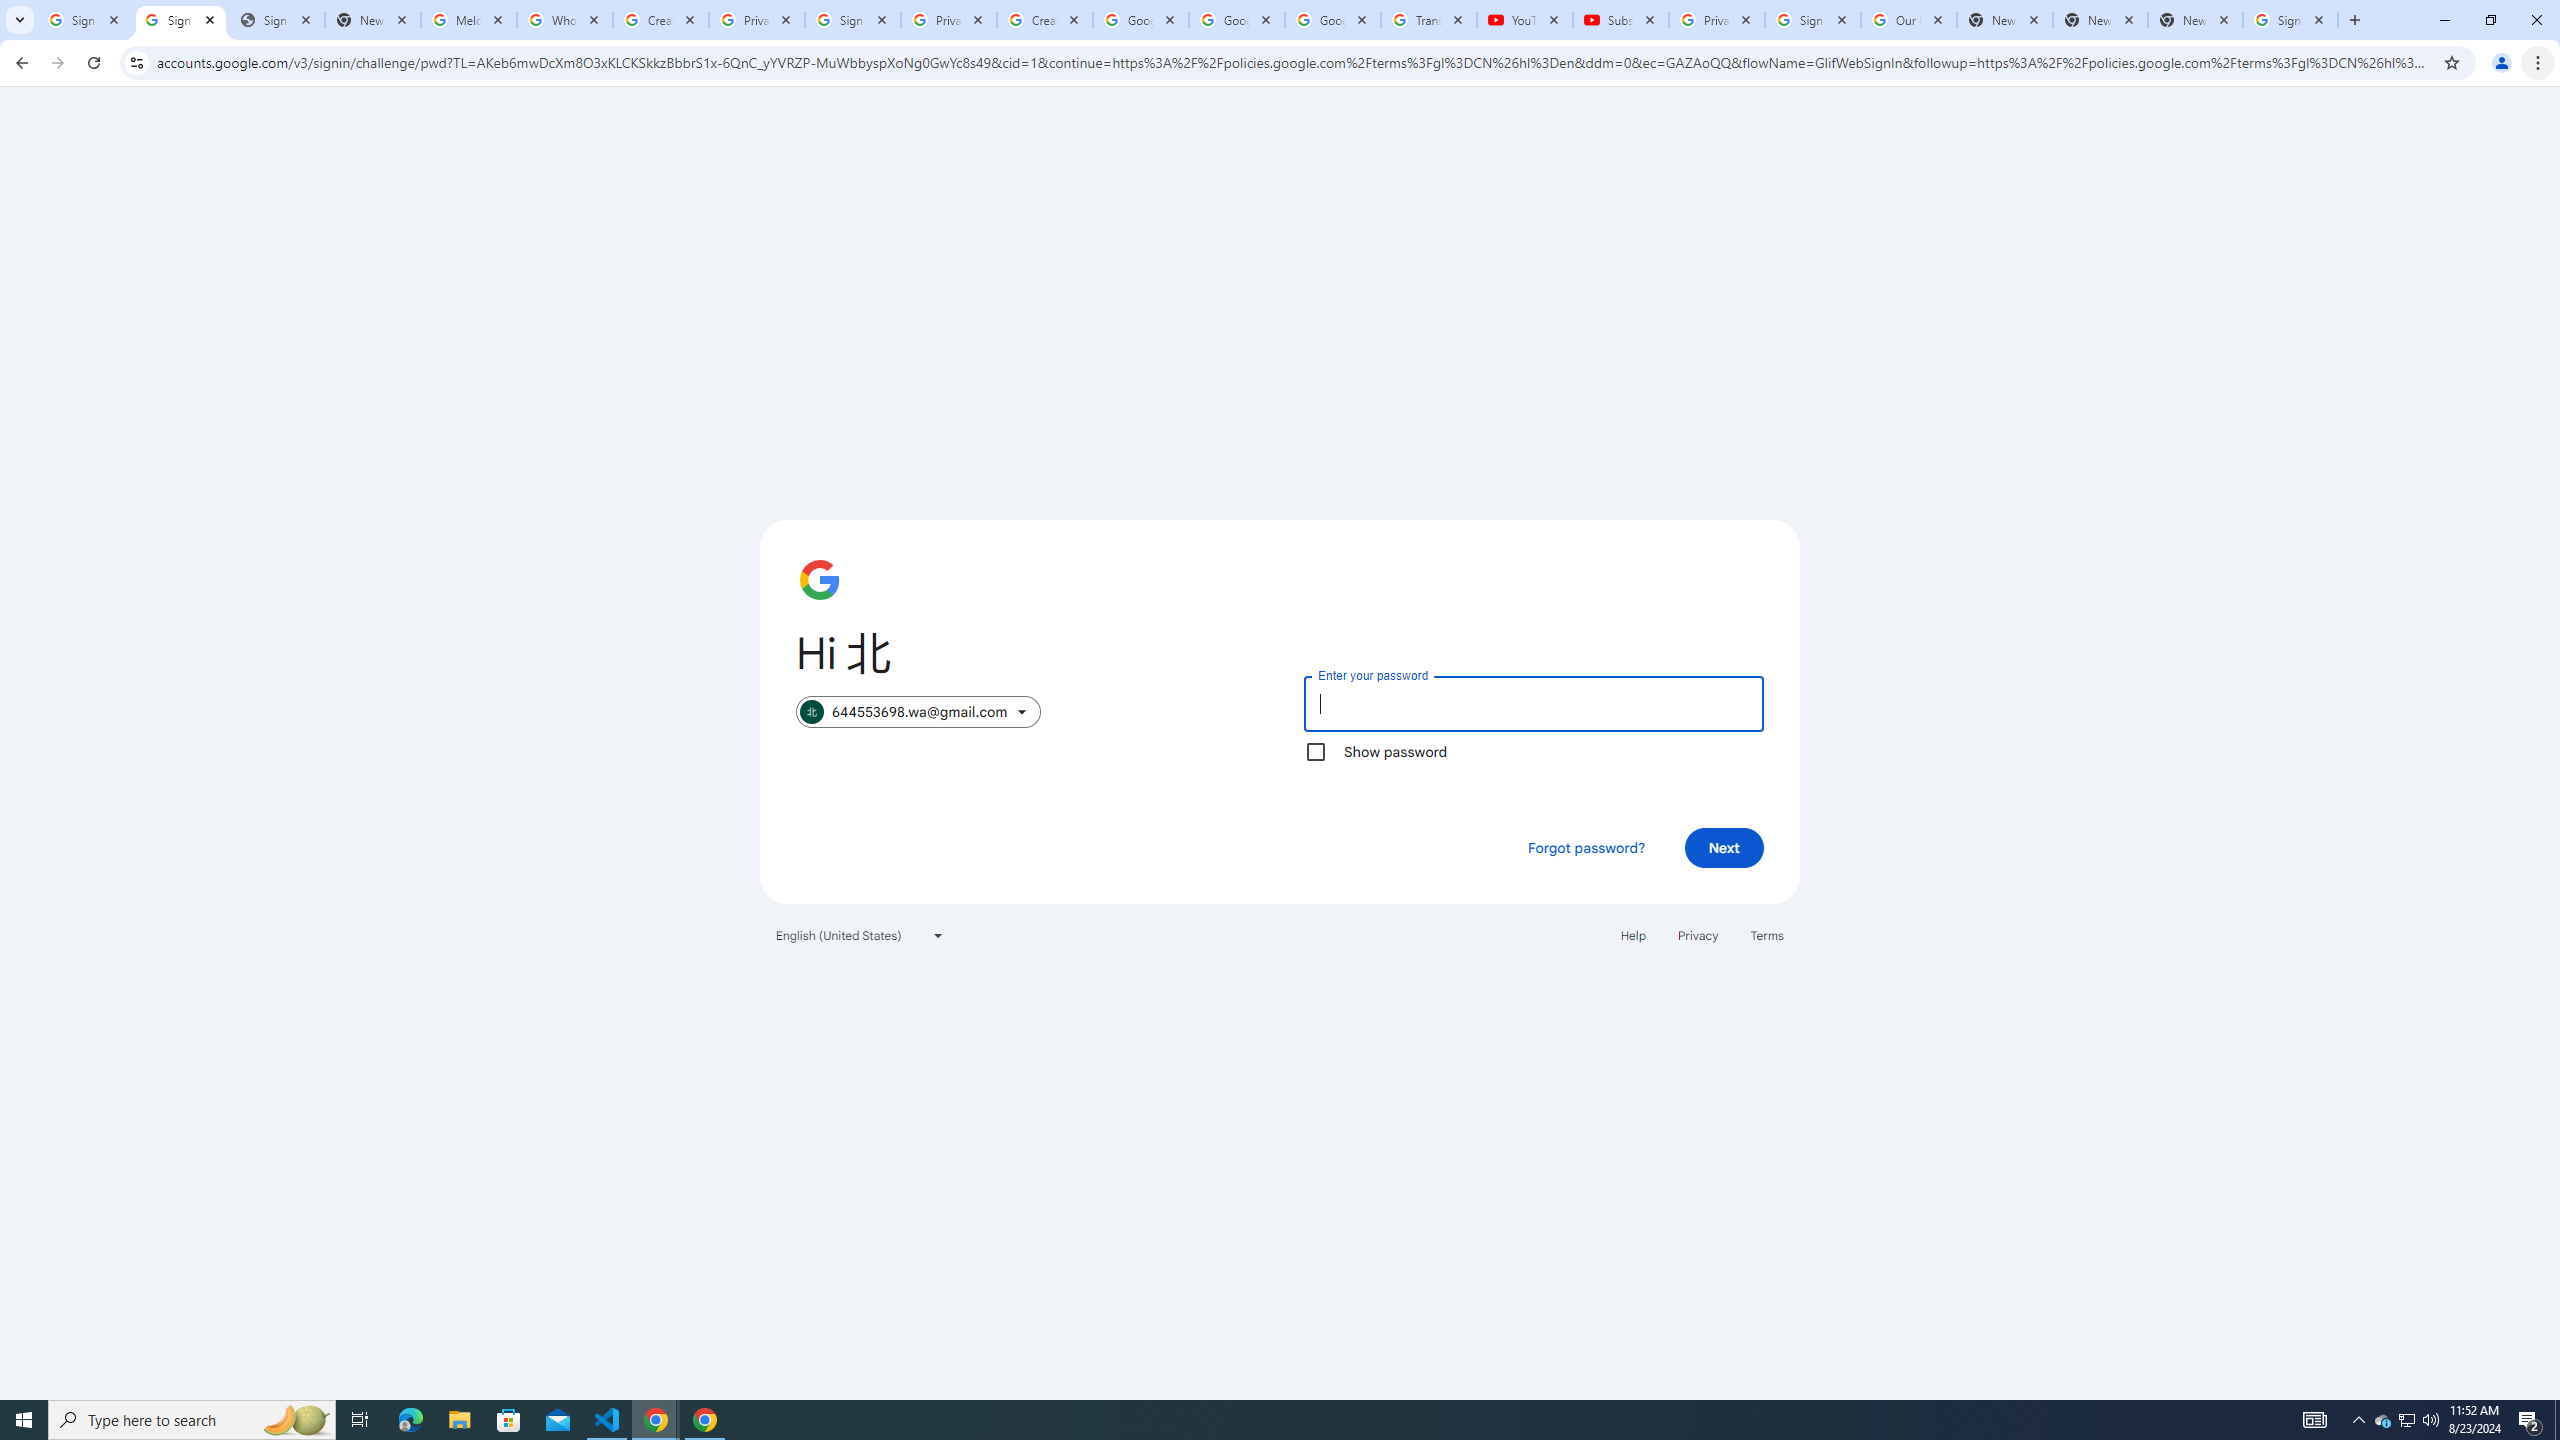 This screenshot has height=1440, width=2560. What do you see at coordinates (1532, 702) in the screenshot?
I see `'Enter your password'` at bounding box center [1532, 702].